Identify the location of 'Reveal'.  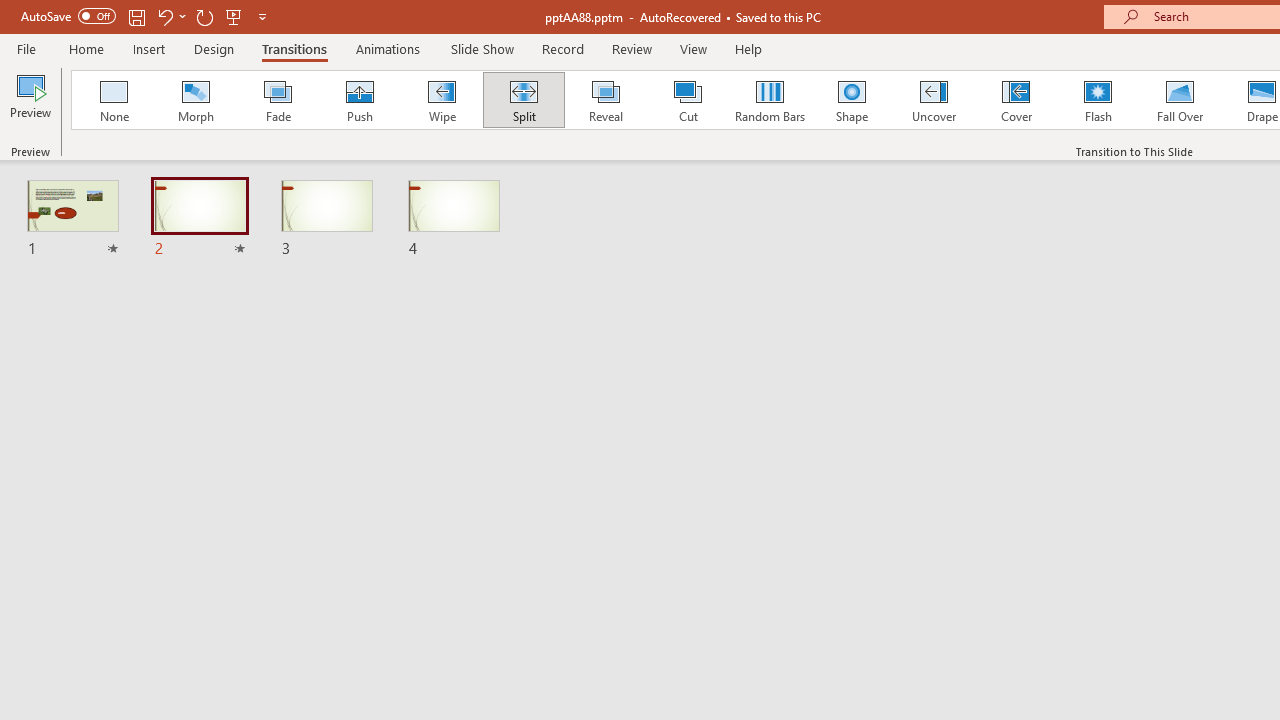
(604, 100).